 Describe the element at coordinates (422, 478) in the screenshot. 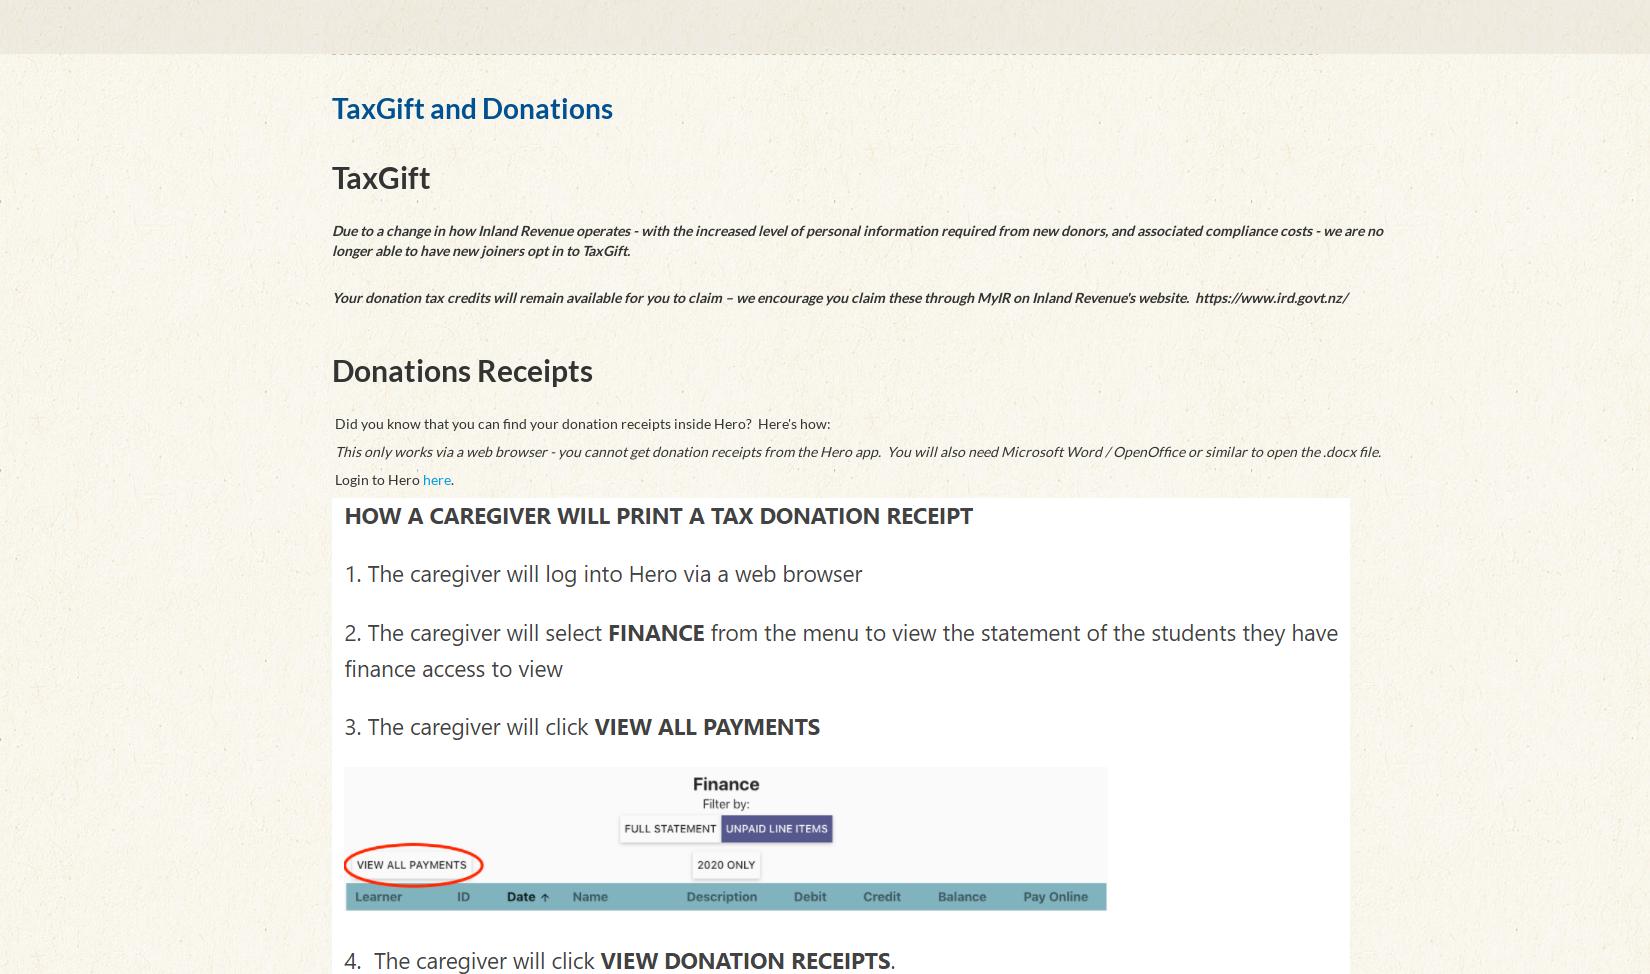

I see `'here'` at that location.